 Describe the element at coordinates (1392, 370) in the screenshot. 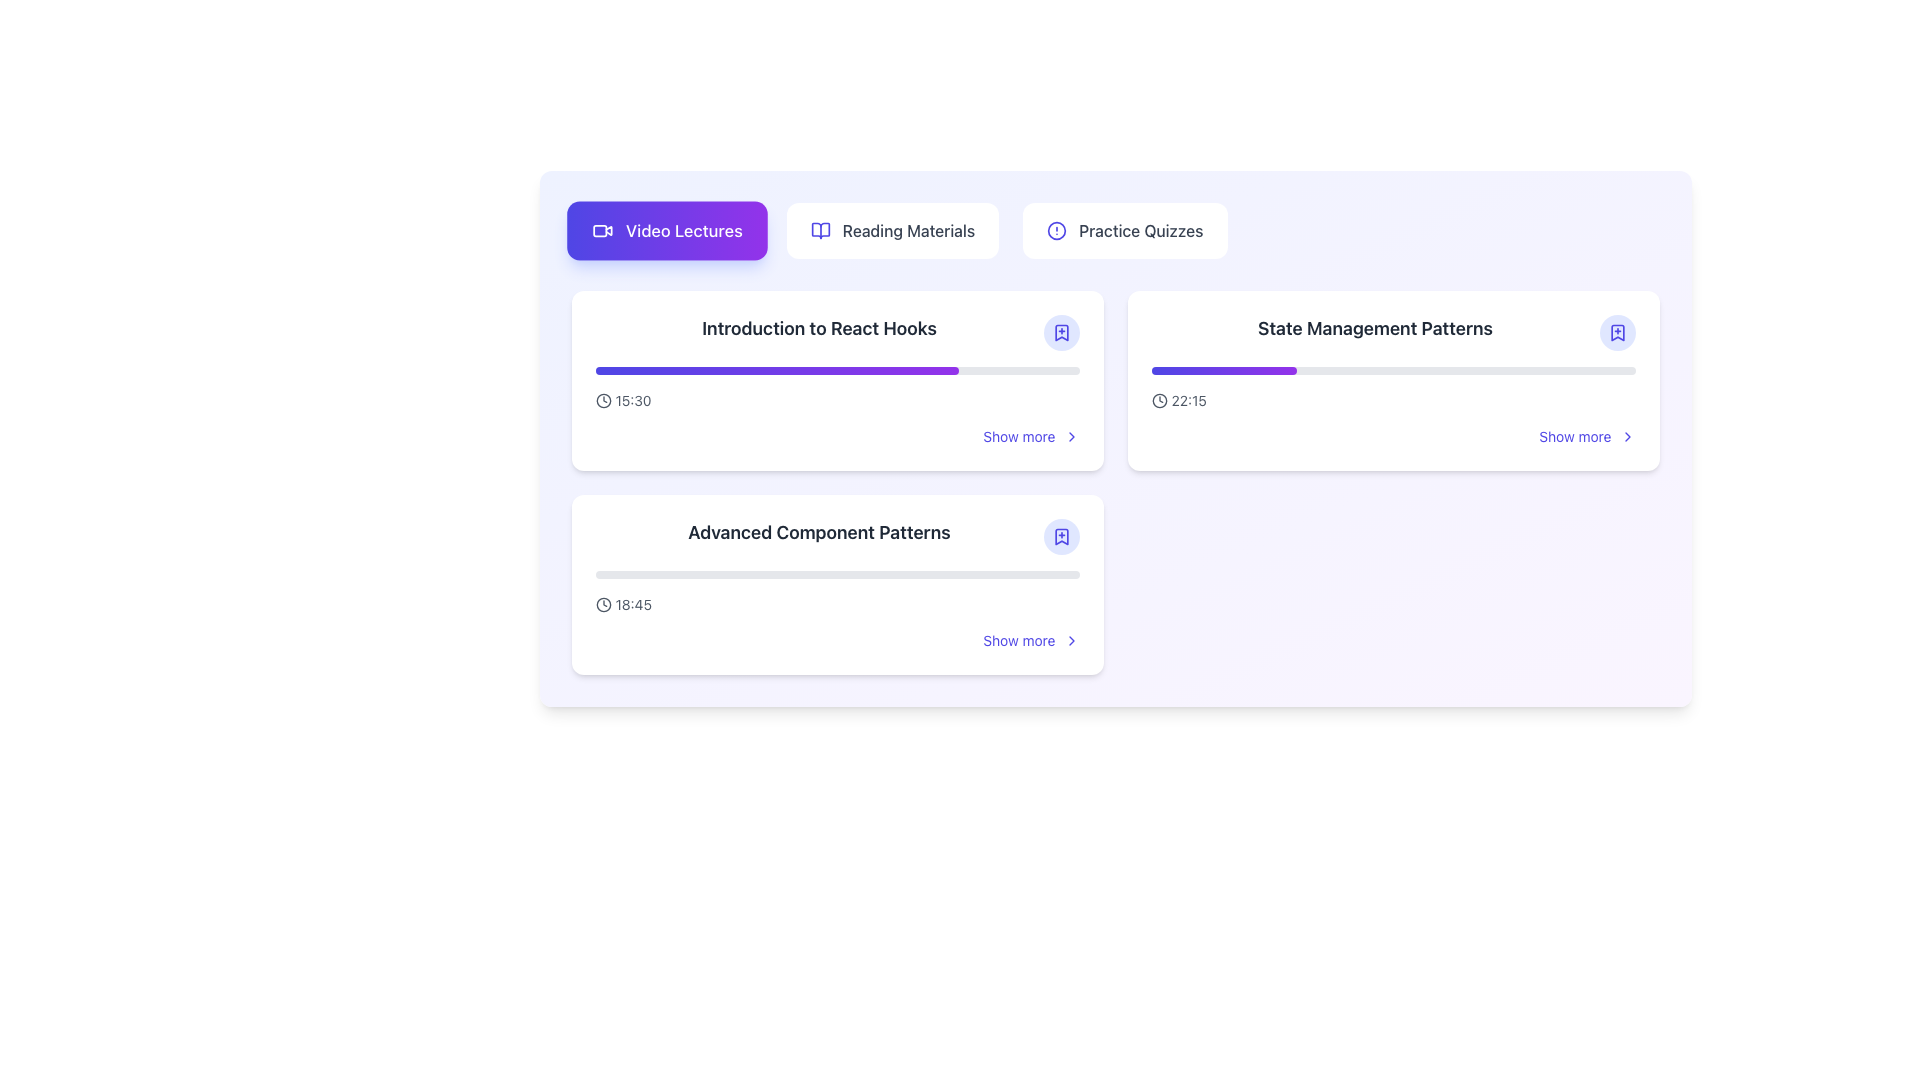

I see `the Progress Indicator located below the title 'State Management Patterns' and above the time display '22:15' in the rightmost card of the second row` at that location.